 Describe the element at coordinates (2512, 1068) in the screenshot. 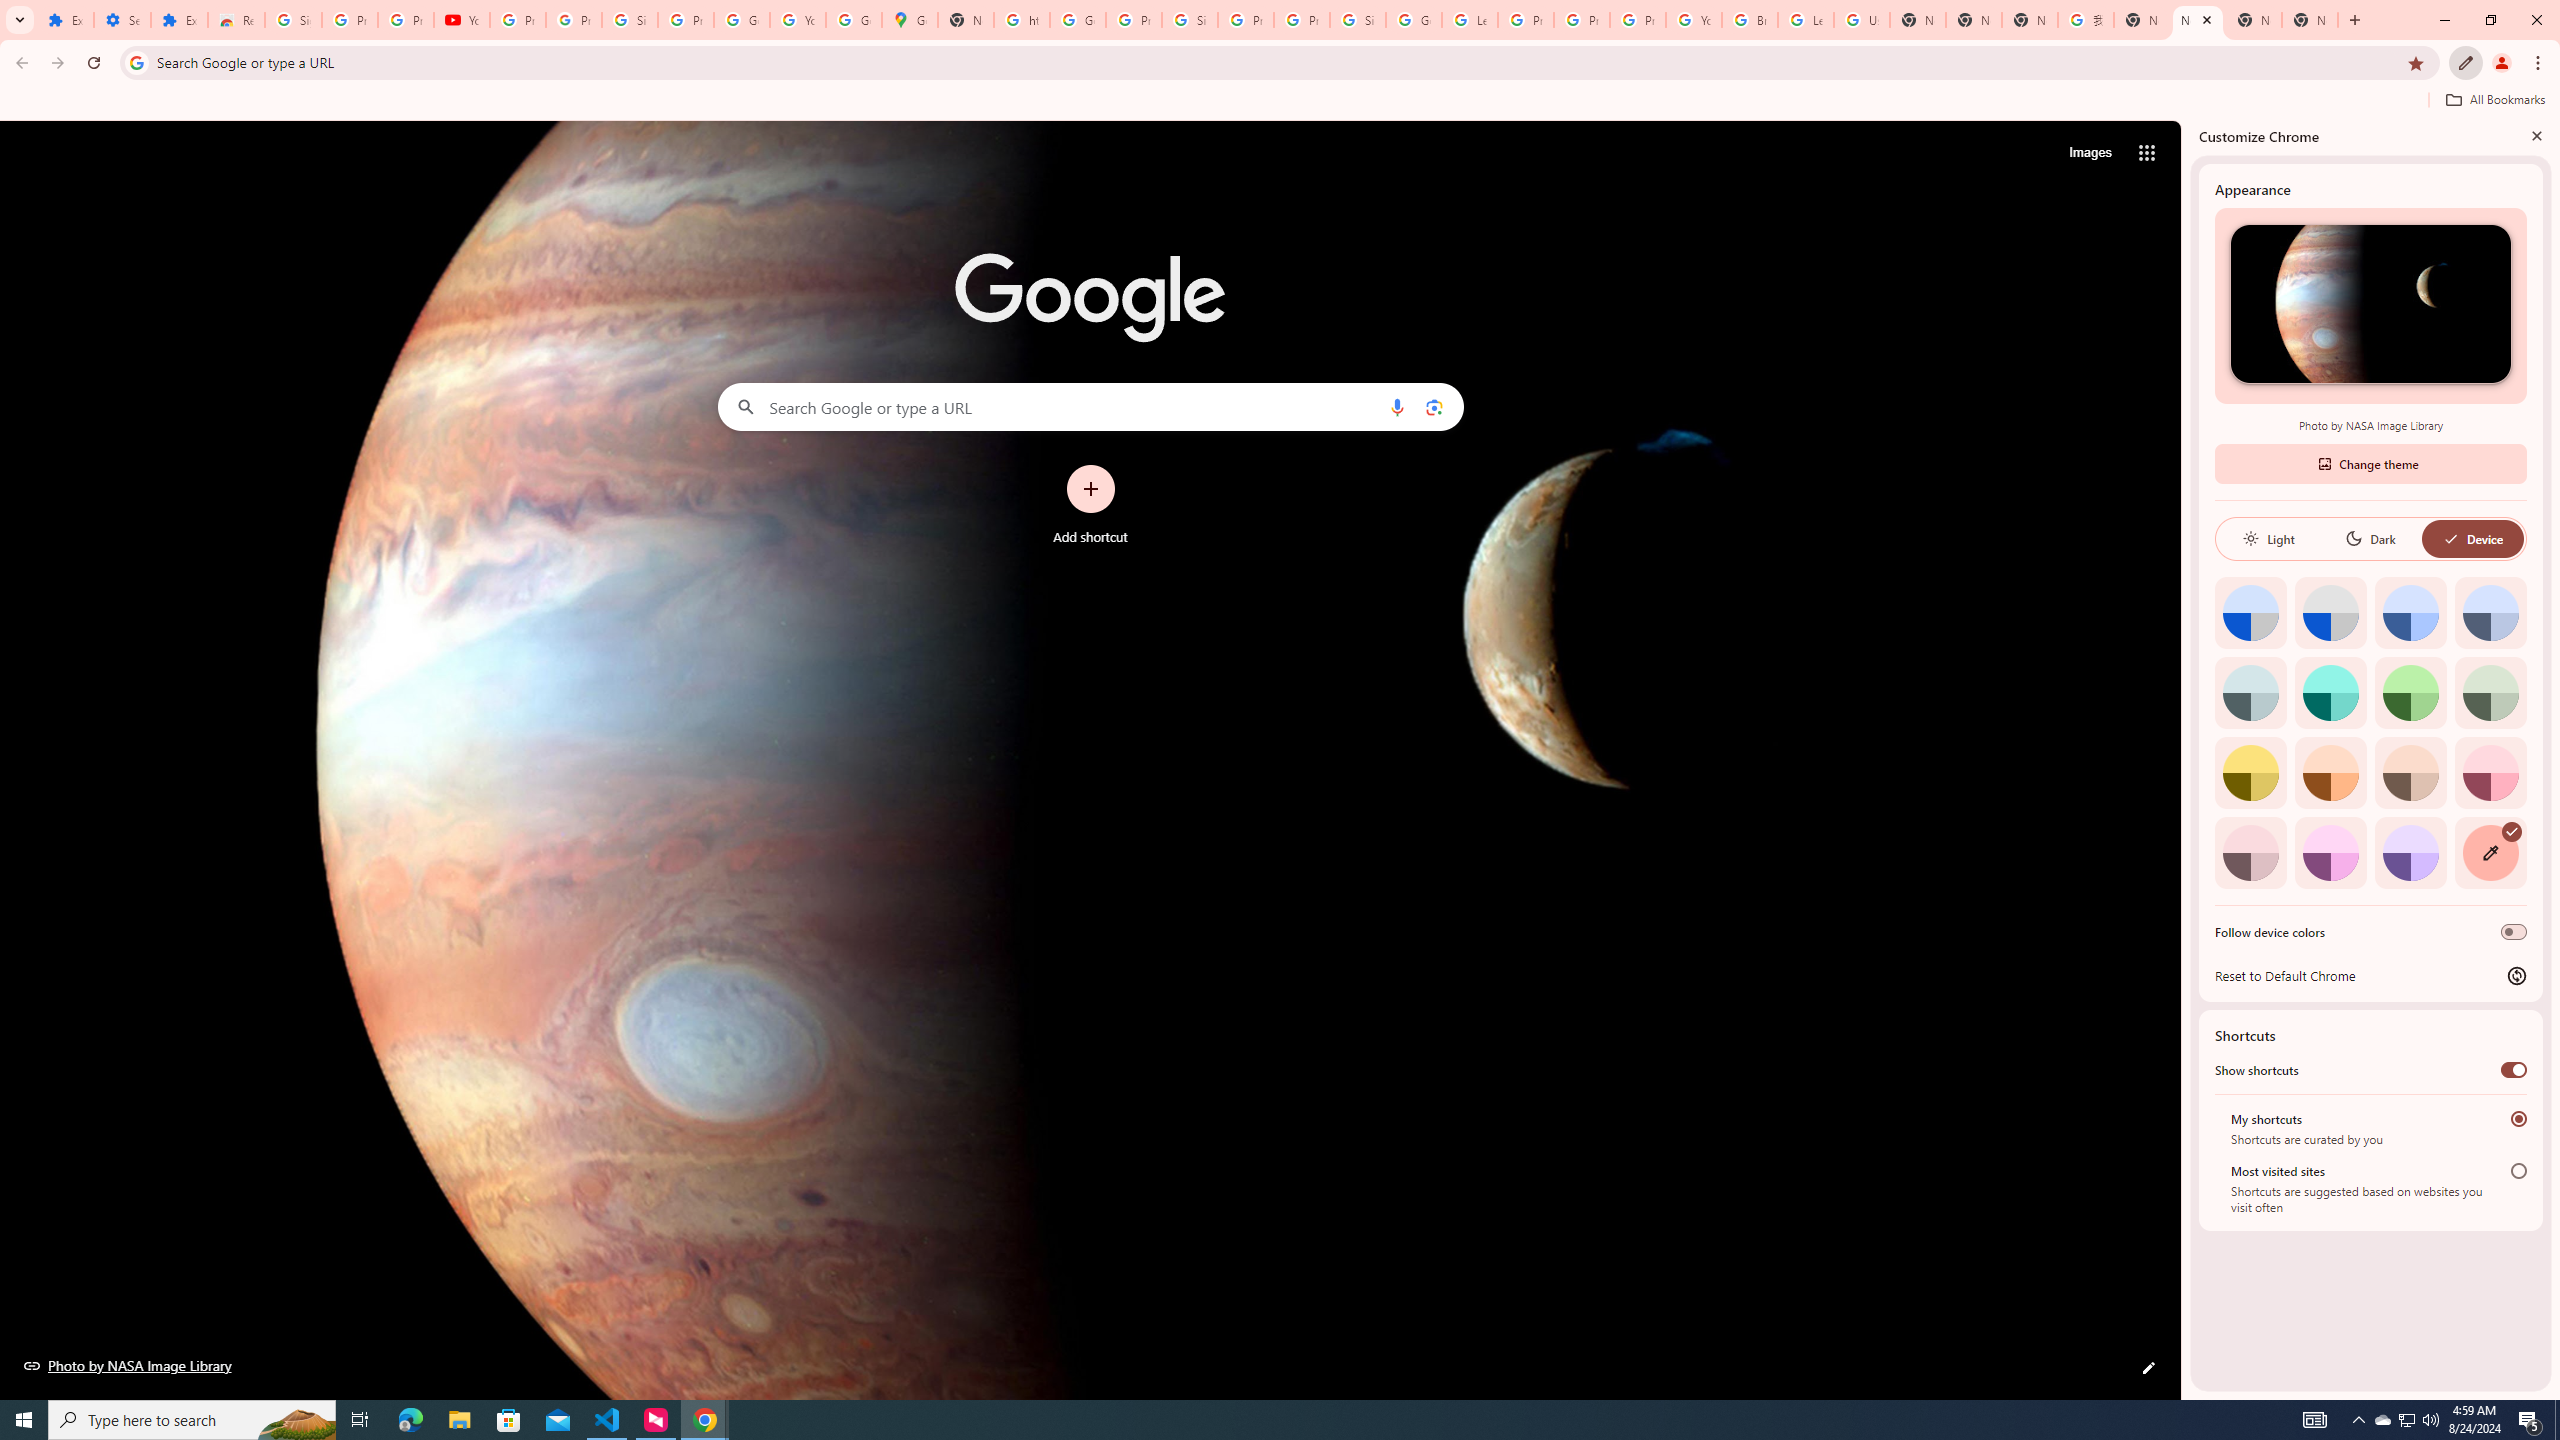

I see `'Show shortcuts'` at that location.